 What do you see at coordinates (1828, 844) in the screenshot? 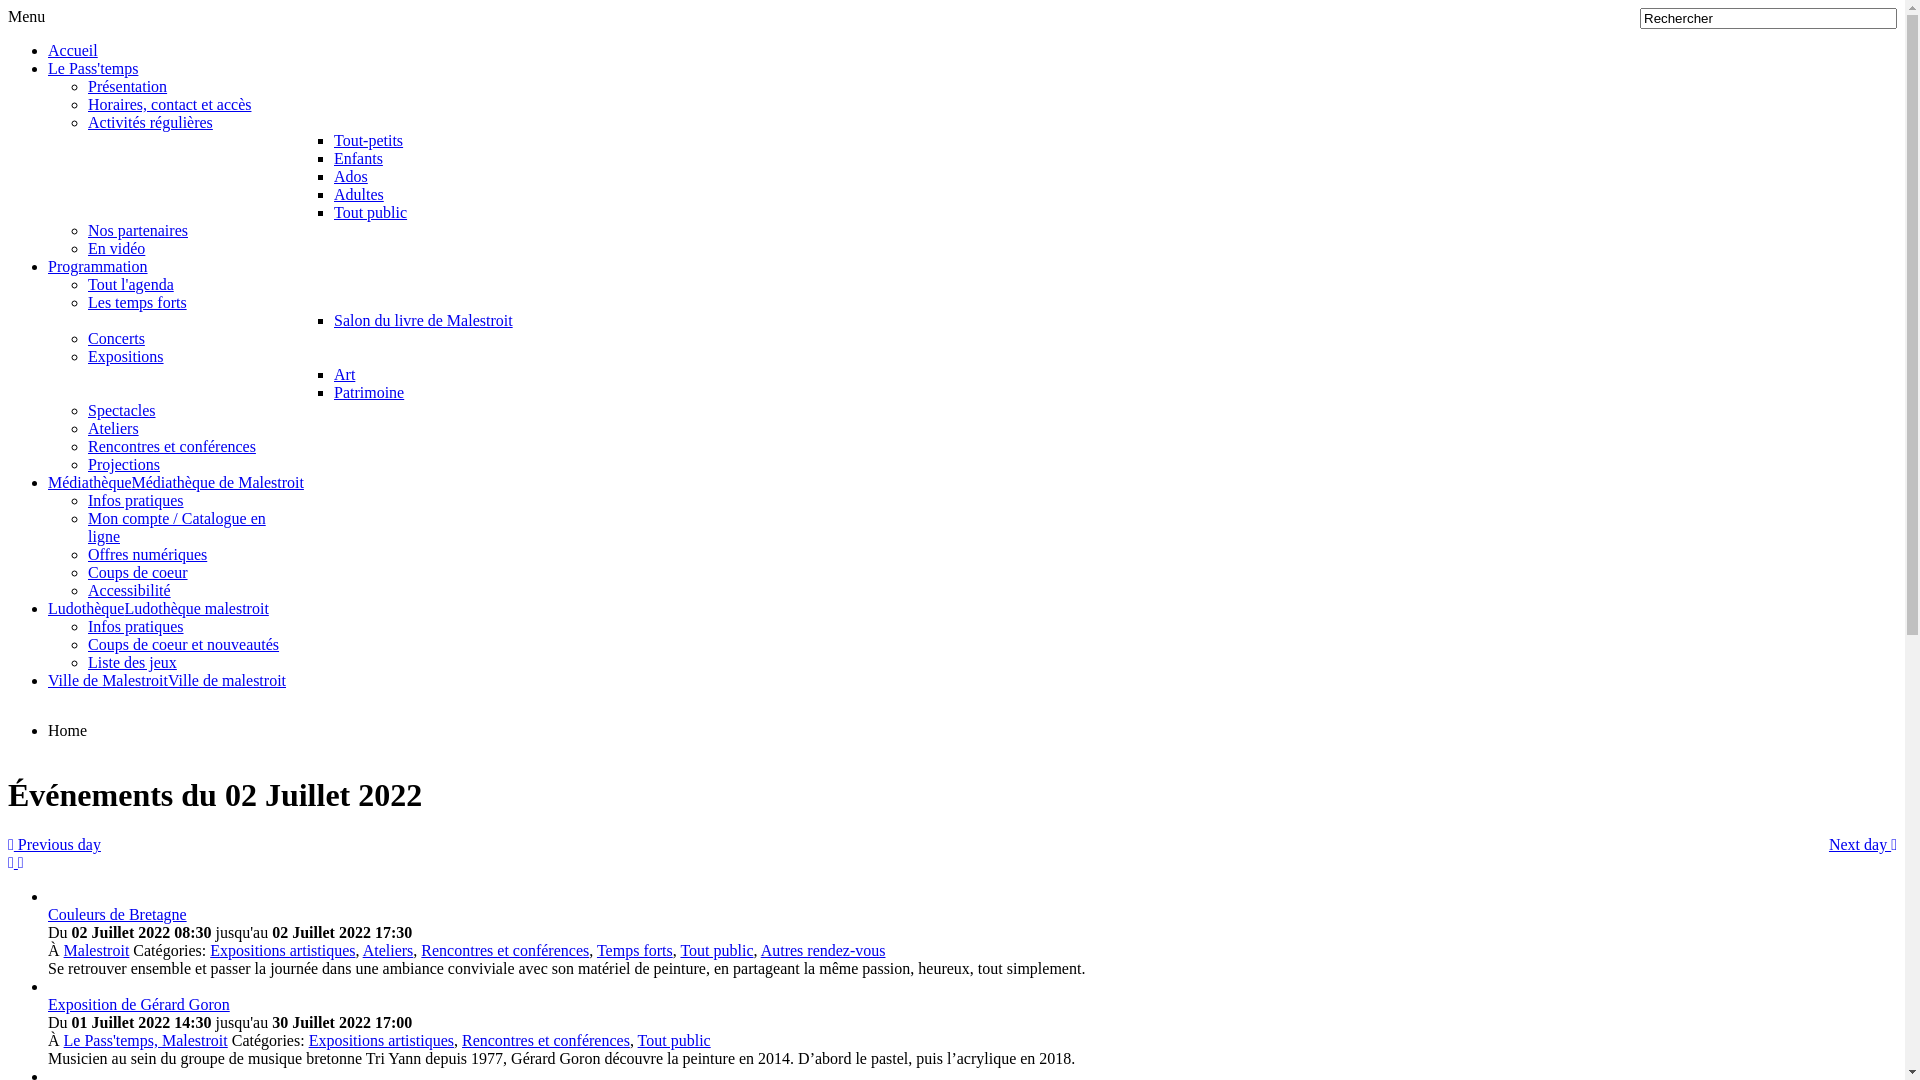
I see `'Next day'` at bounding box center [1828, 844].